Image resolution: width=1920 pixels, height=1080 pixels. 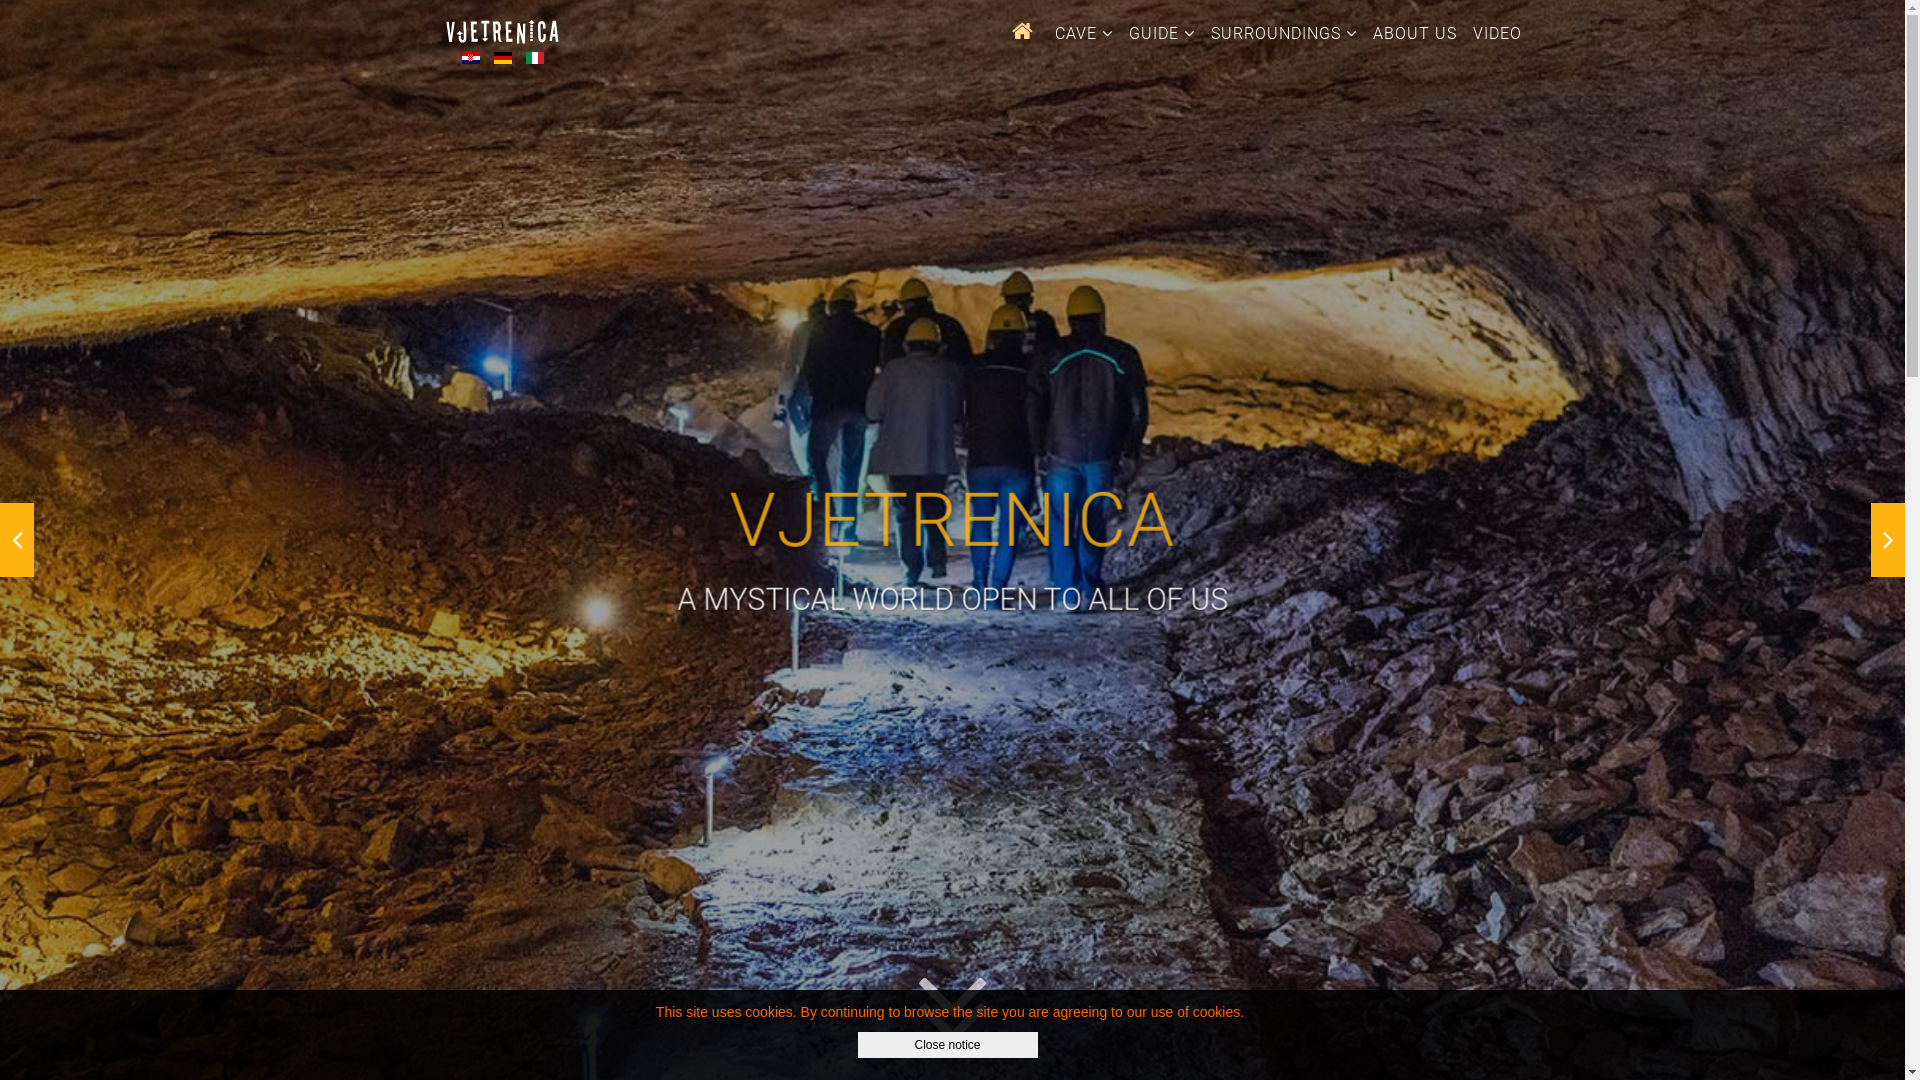 I want to click on 'Close notice', so click(x=858, y=1044).